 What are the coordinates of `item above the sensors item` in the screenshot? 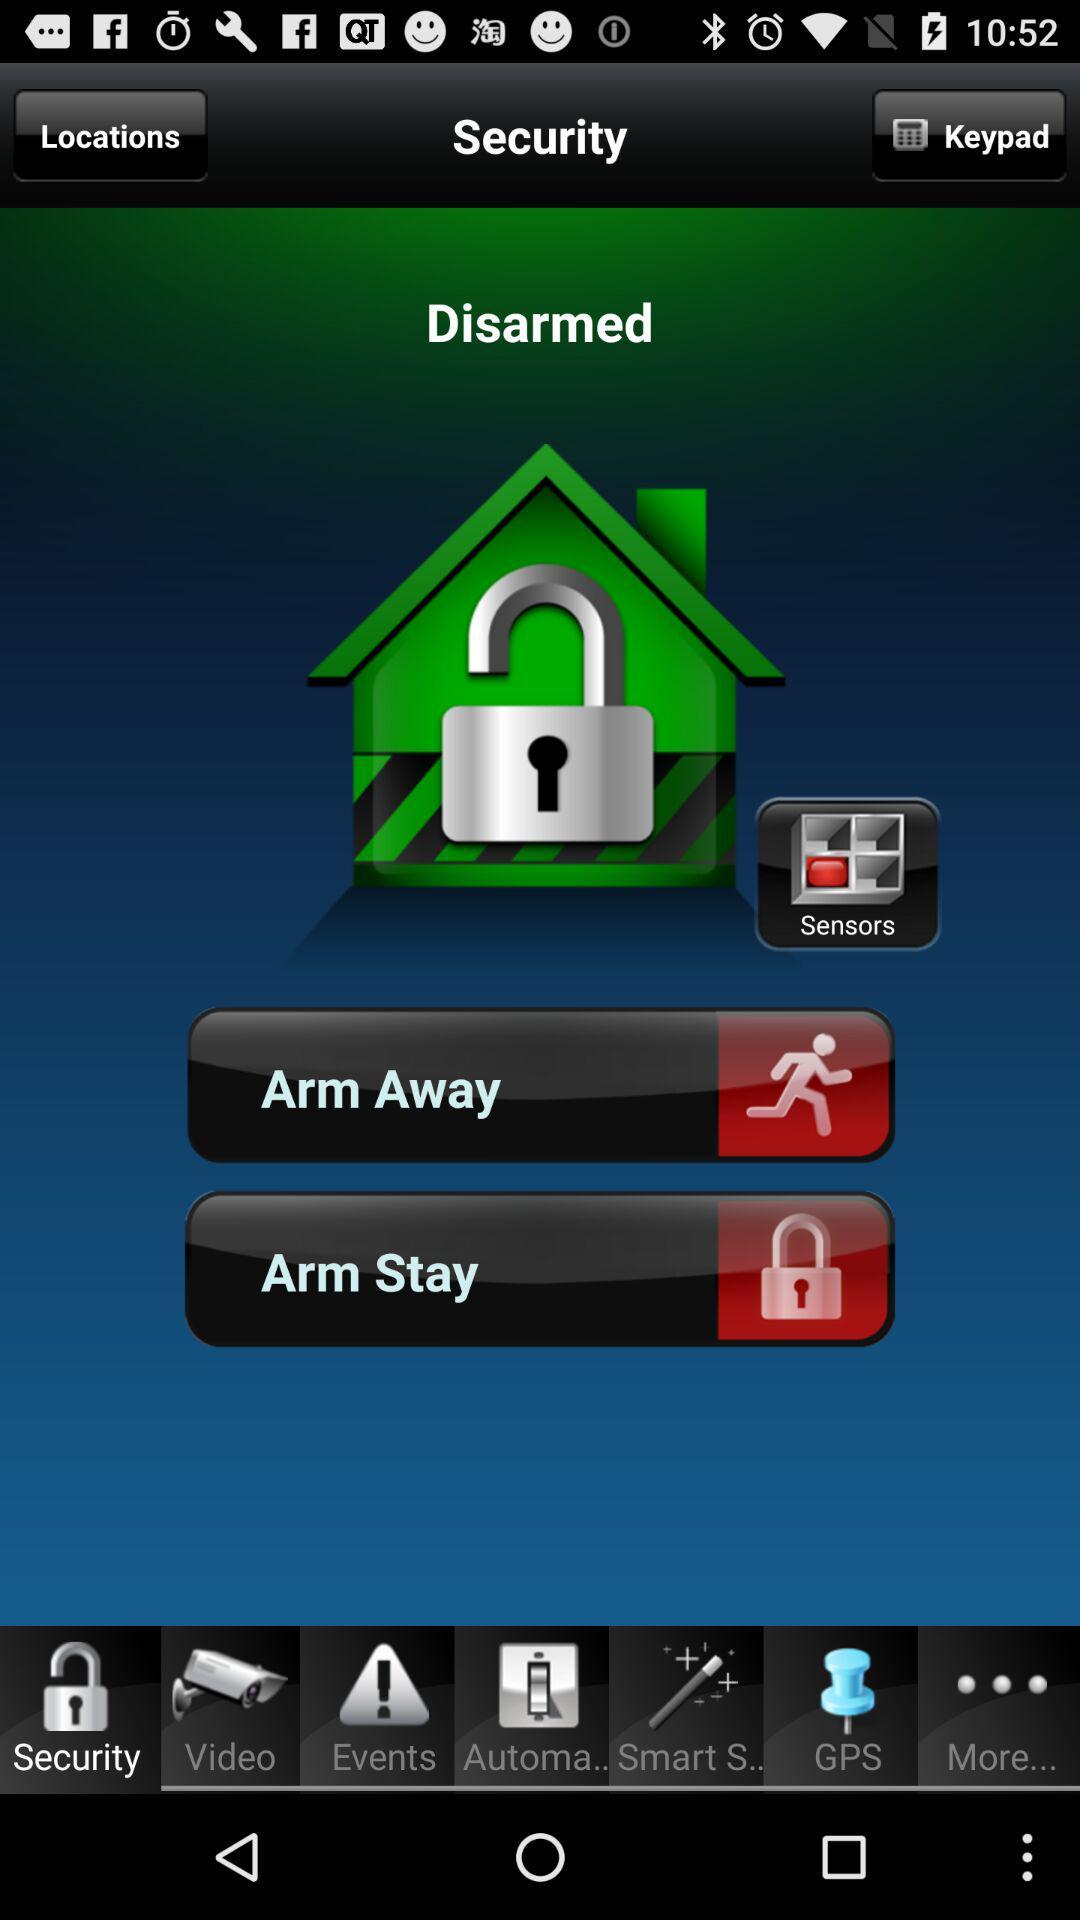 It's located at (968, 134).